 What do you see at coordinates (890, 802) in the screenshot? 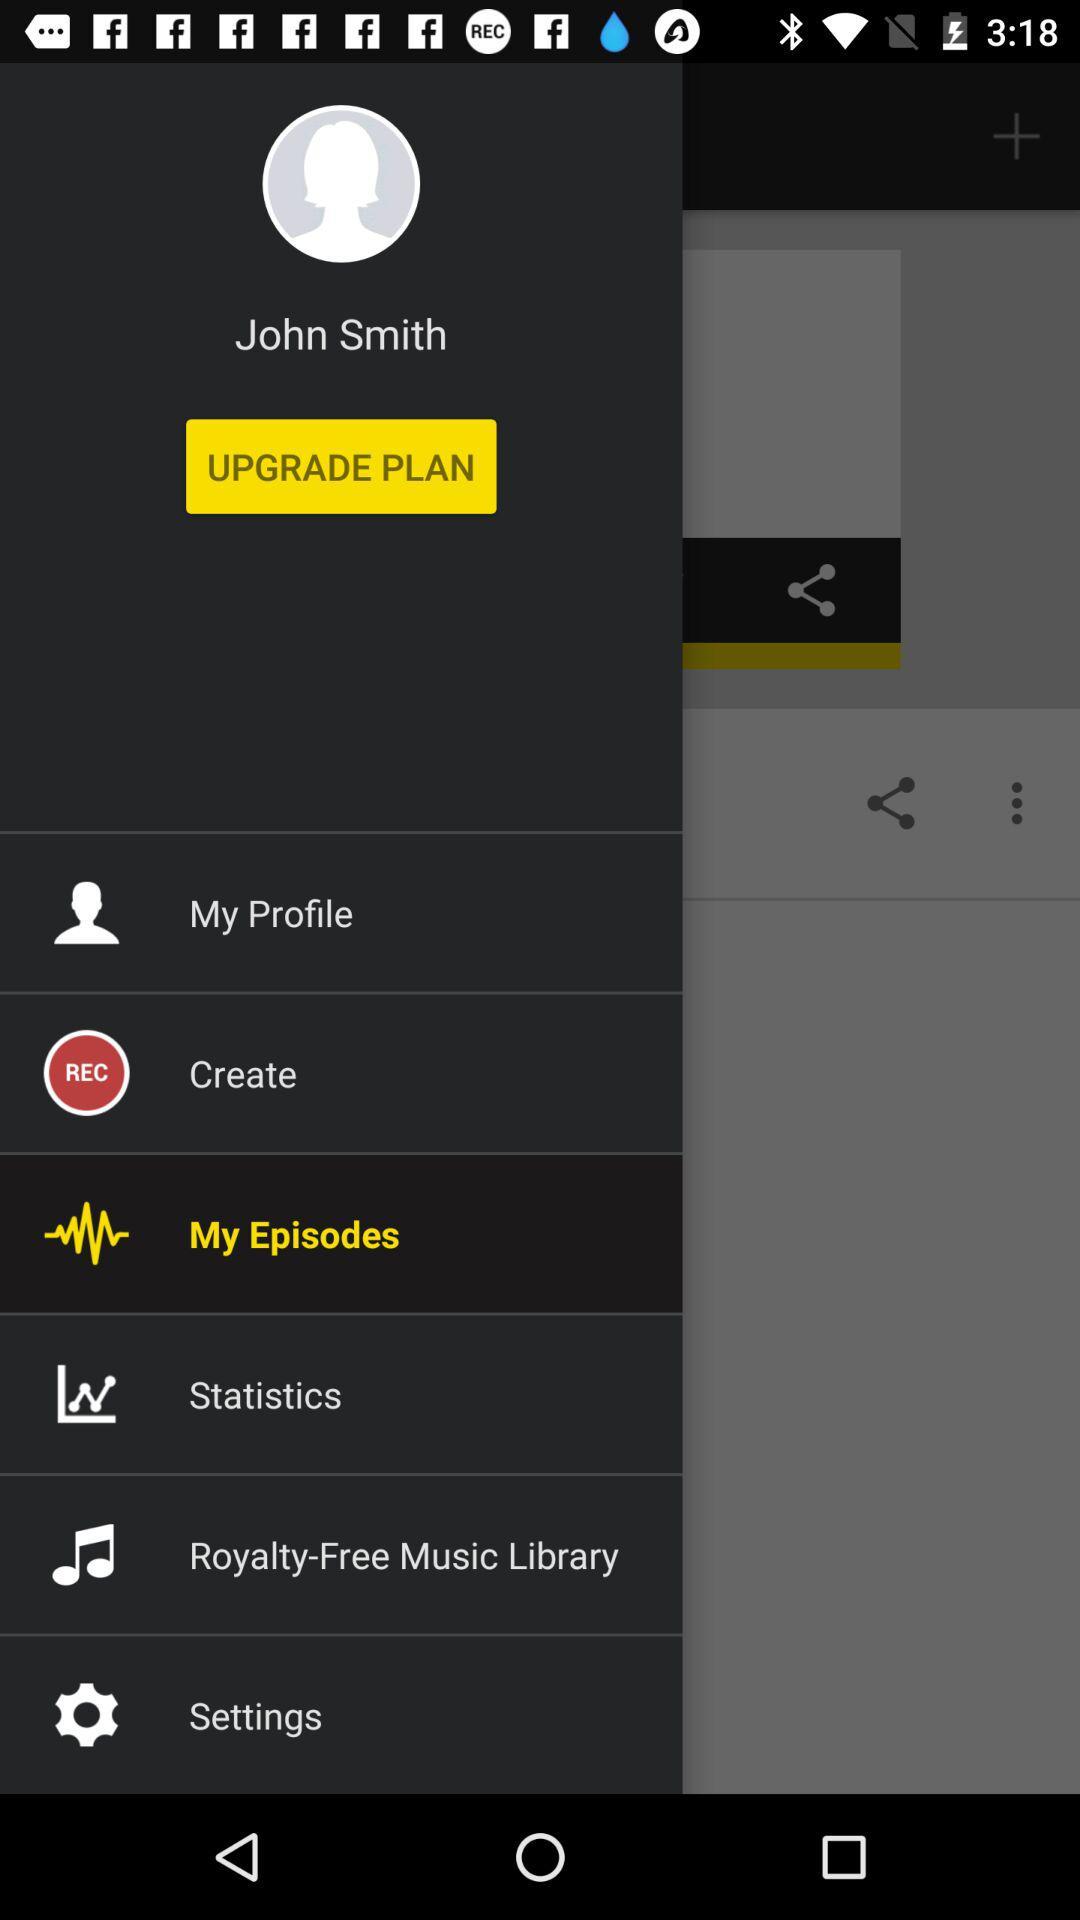
I see `a share button which is before more option` at bounding box center [890, 802].